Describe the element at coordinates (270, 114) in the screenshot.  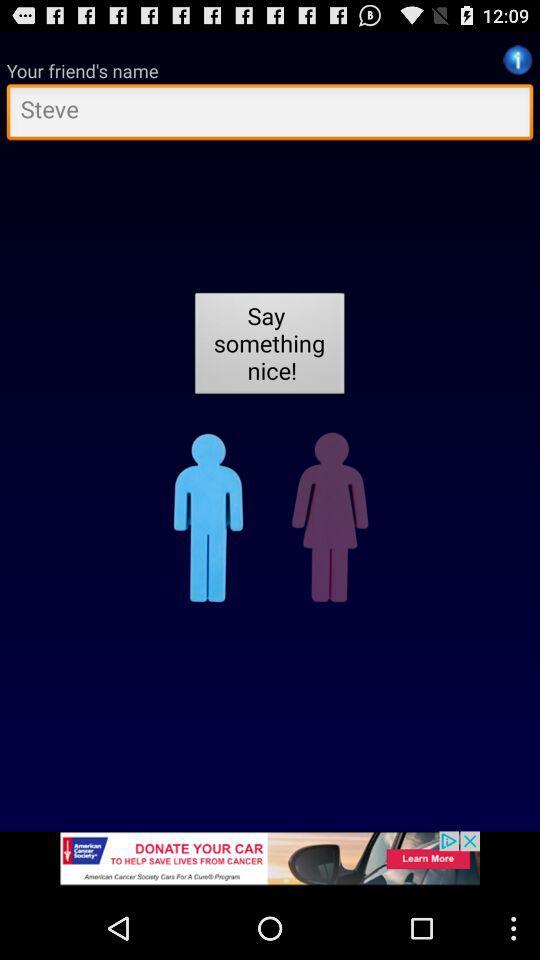
I see `friend 's name` at that location.